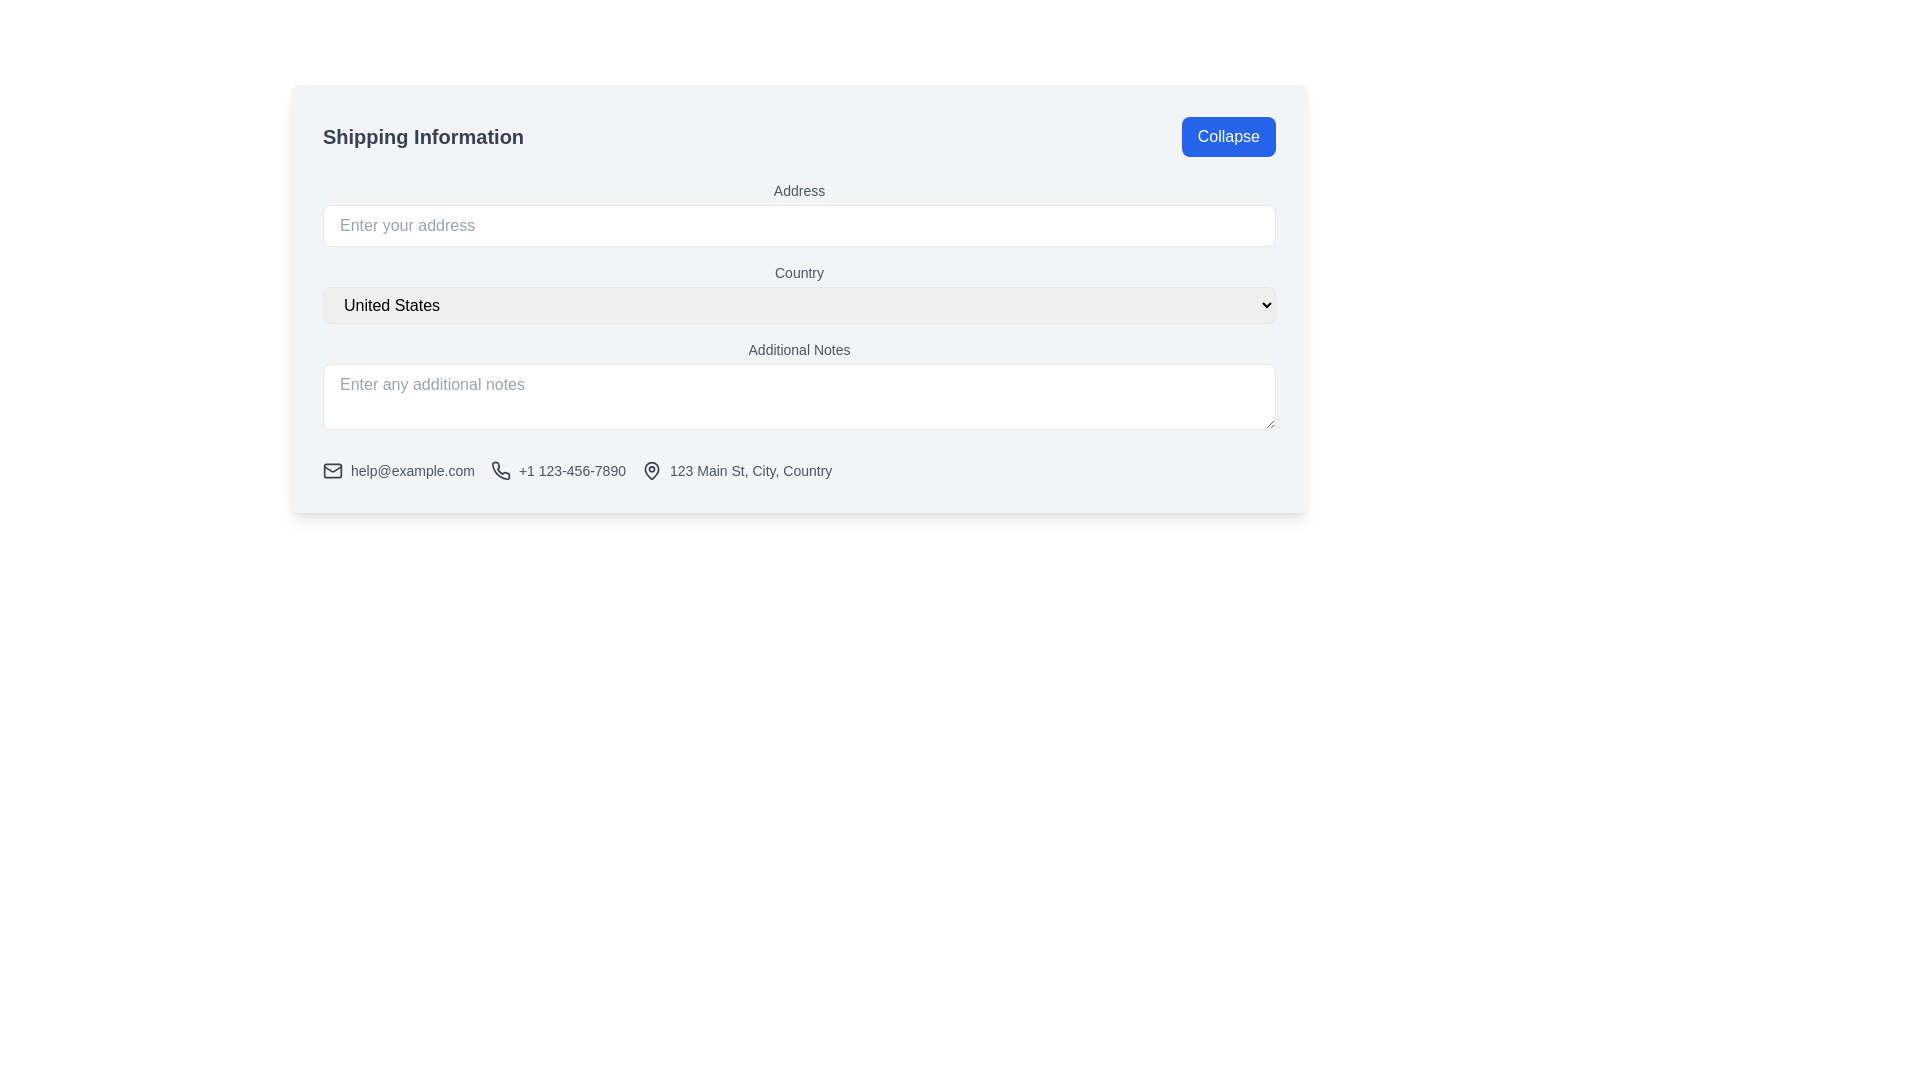 The height and width of the screenshot is (1080, 1920). Describe the element at coordinates (500, 470) in the screenshot. I see `the phone contact icon located in the footer section of the Shipping Information card, positioned directly next to the phone number '+1 123-456-7890'` at that location.